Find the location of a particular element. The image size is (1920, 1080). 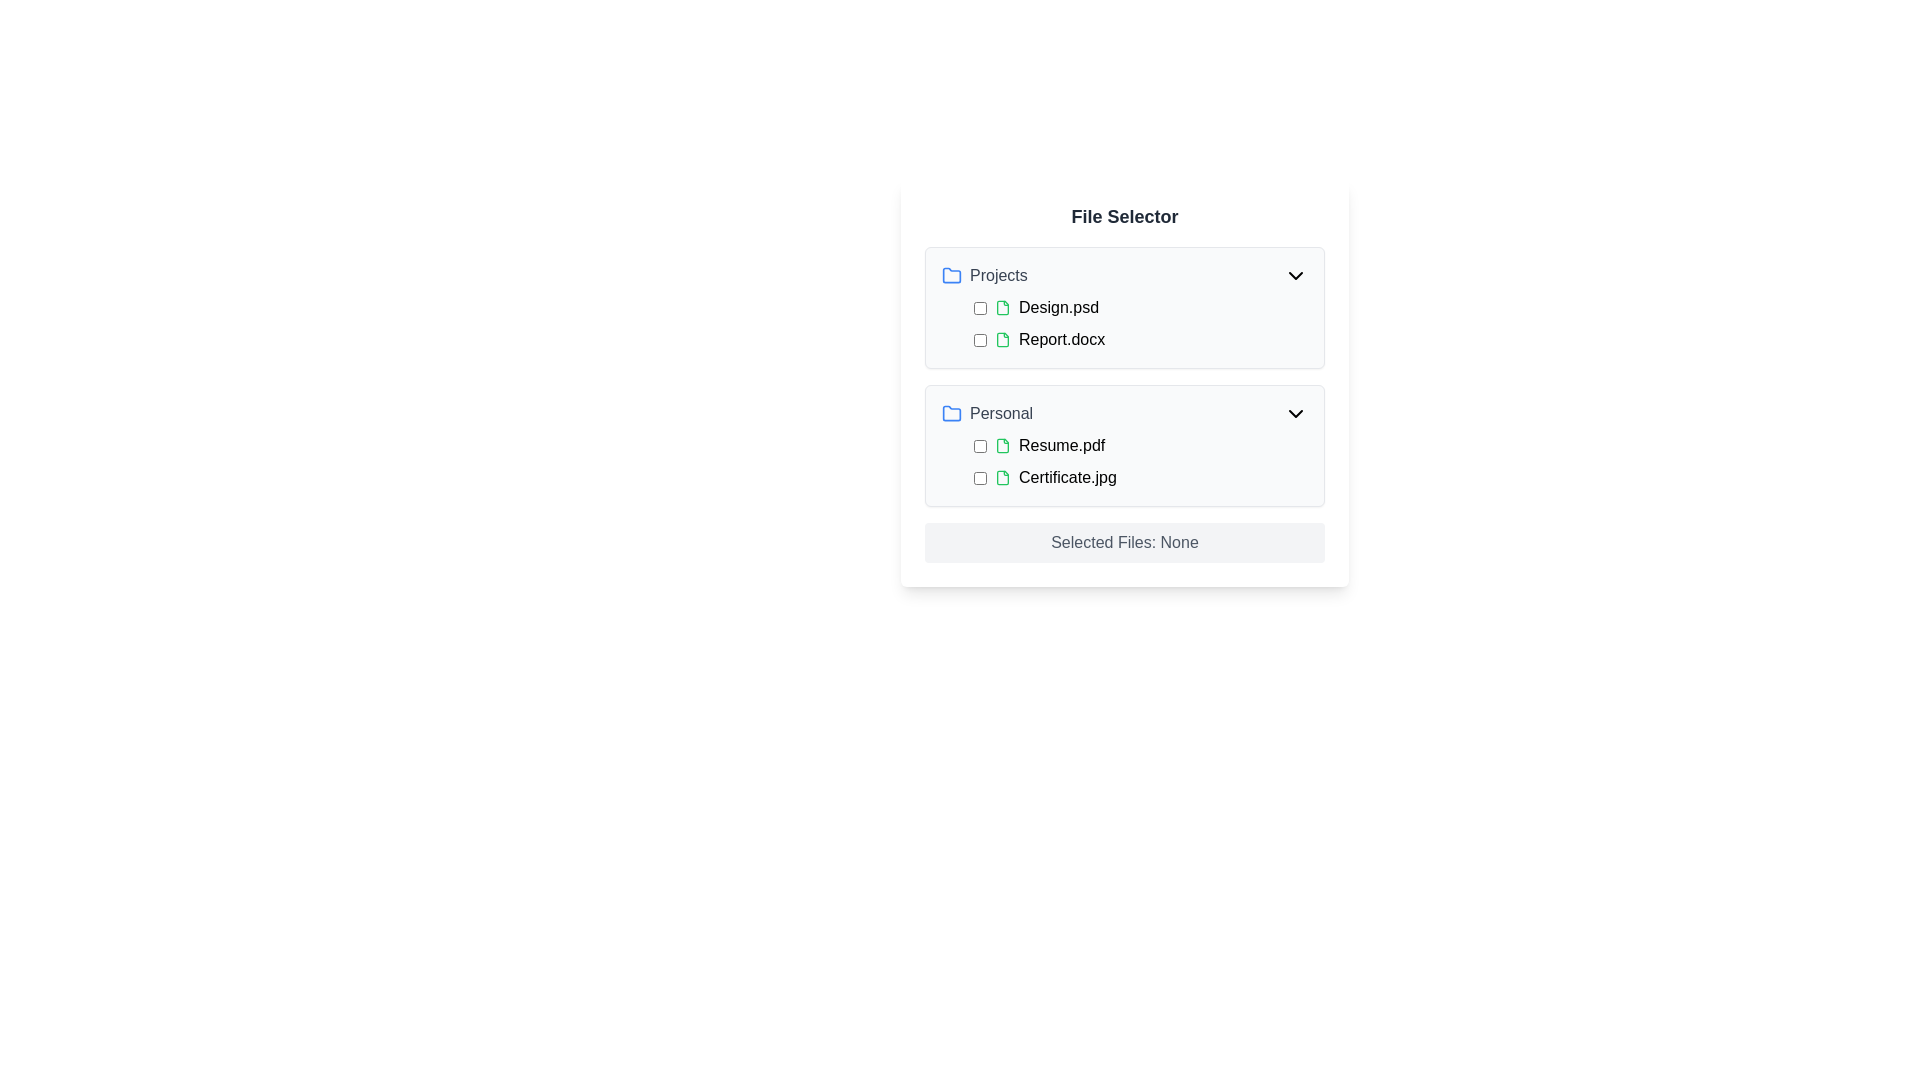

the document icon with a green border and white interior, located to the left of 'Report.docx' in the 'Projects' folder group is located at coordinates (1003, 308).